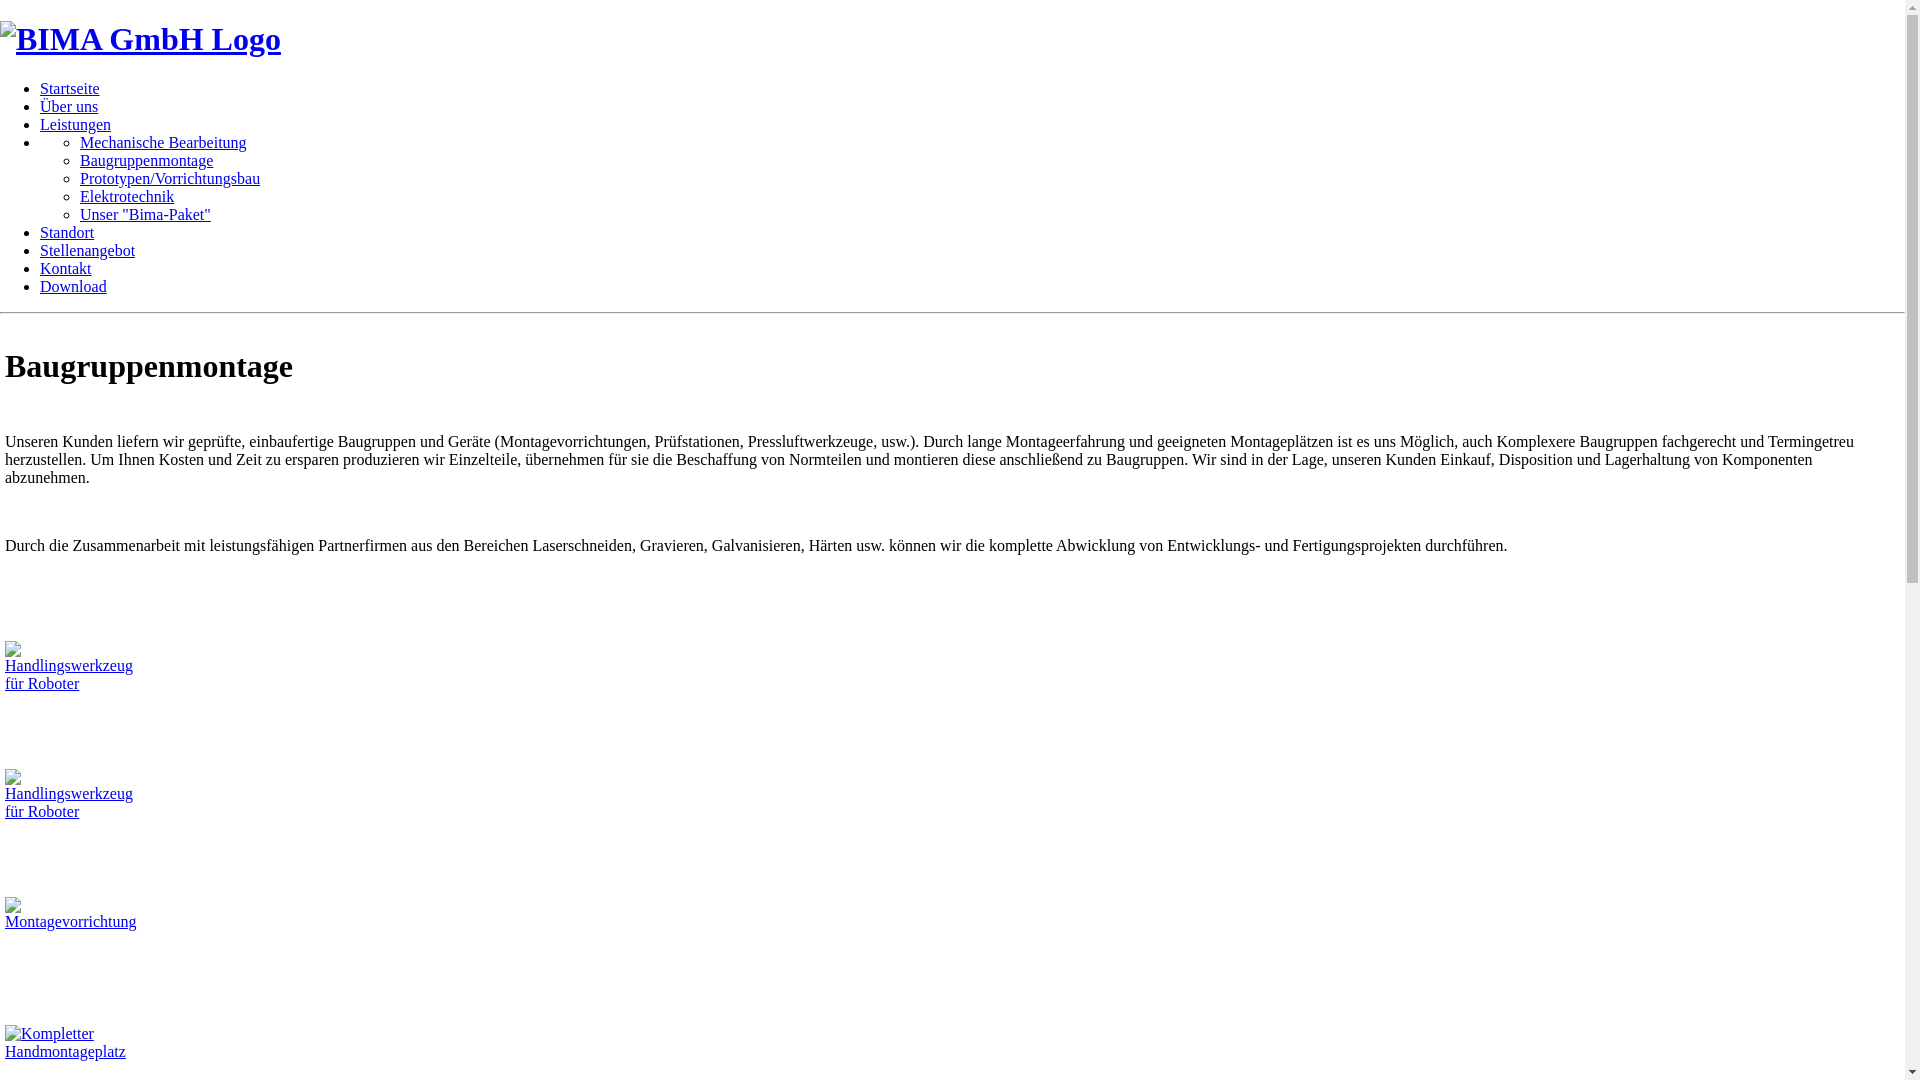 The image size is (1920, 1080). I want to click on 'Leistungen', so click(75, 124).